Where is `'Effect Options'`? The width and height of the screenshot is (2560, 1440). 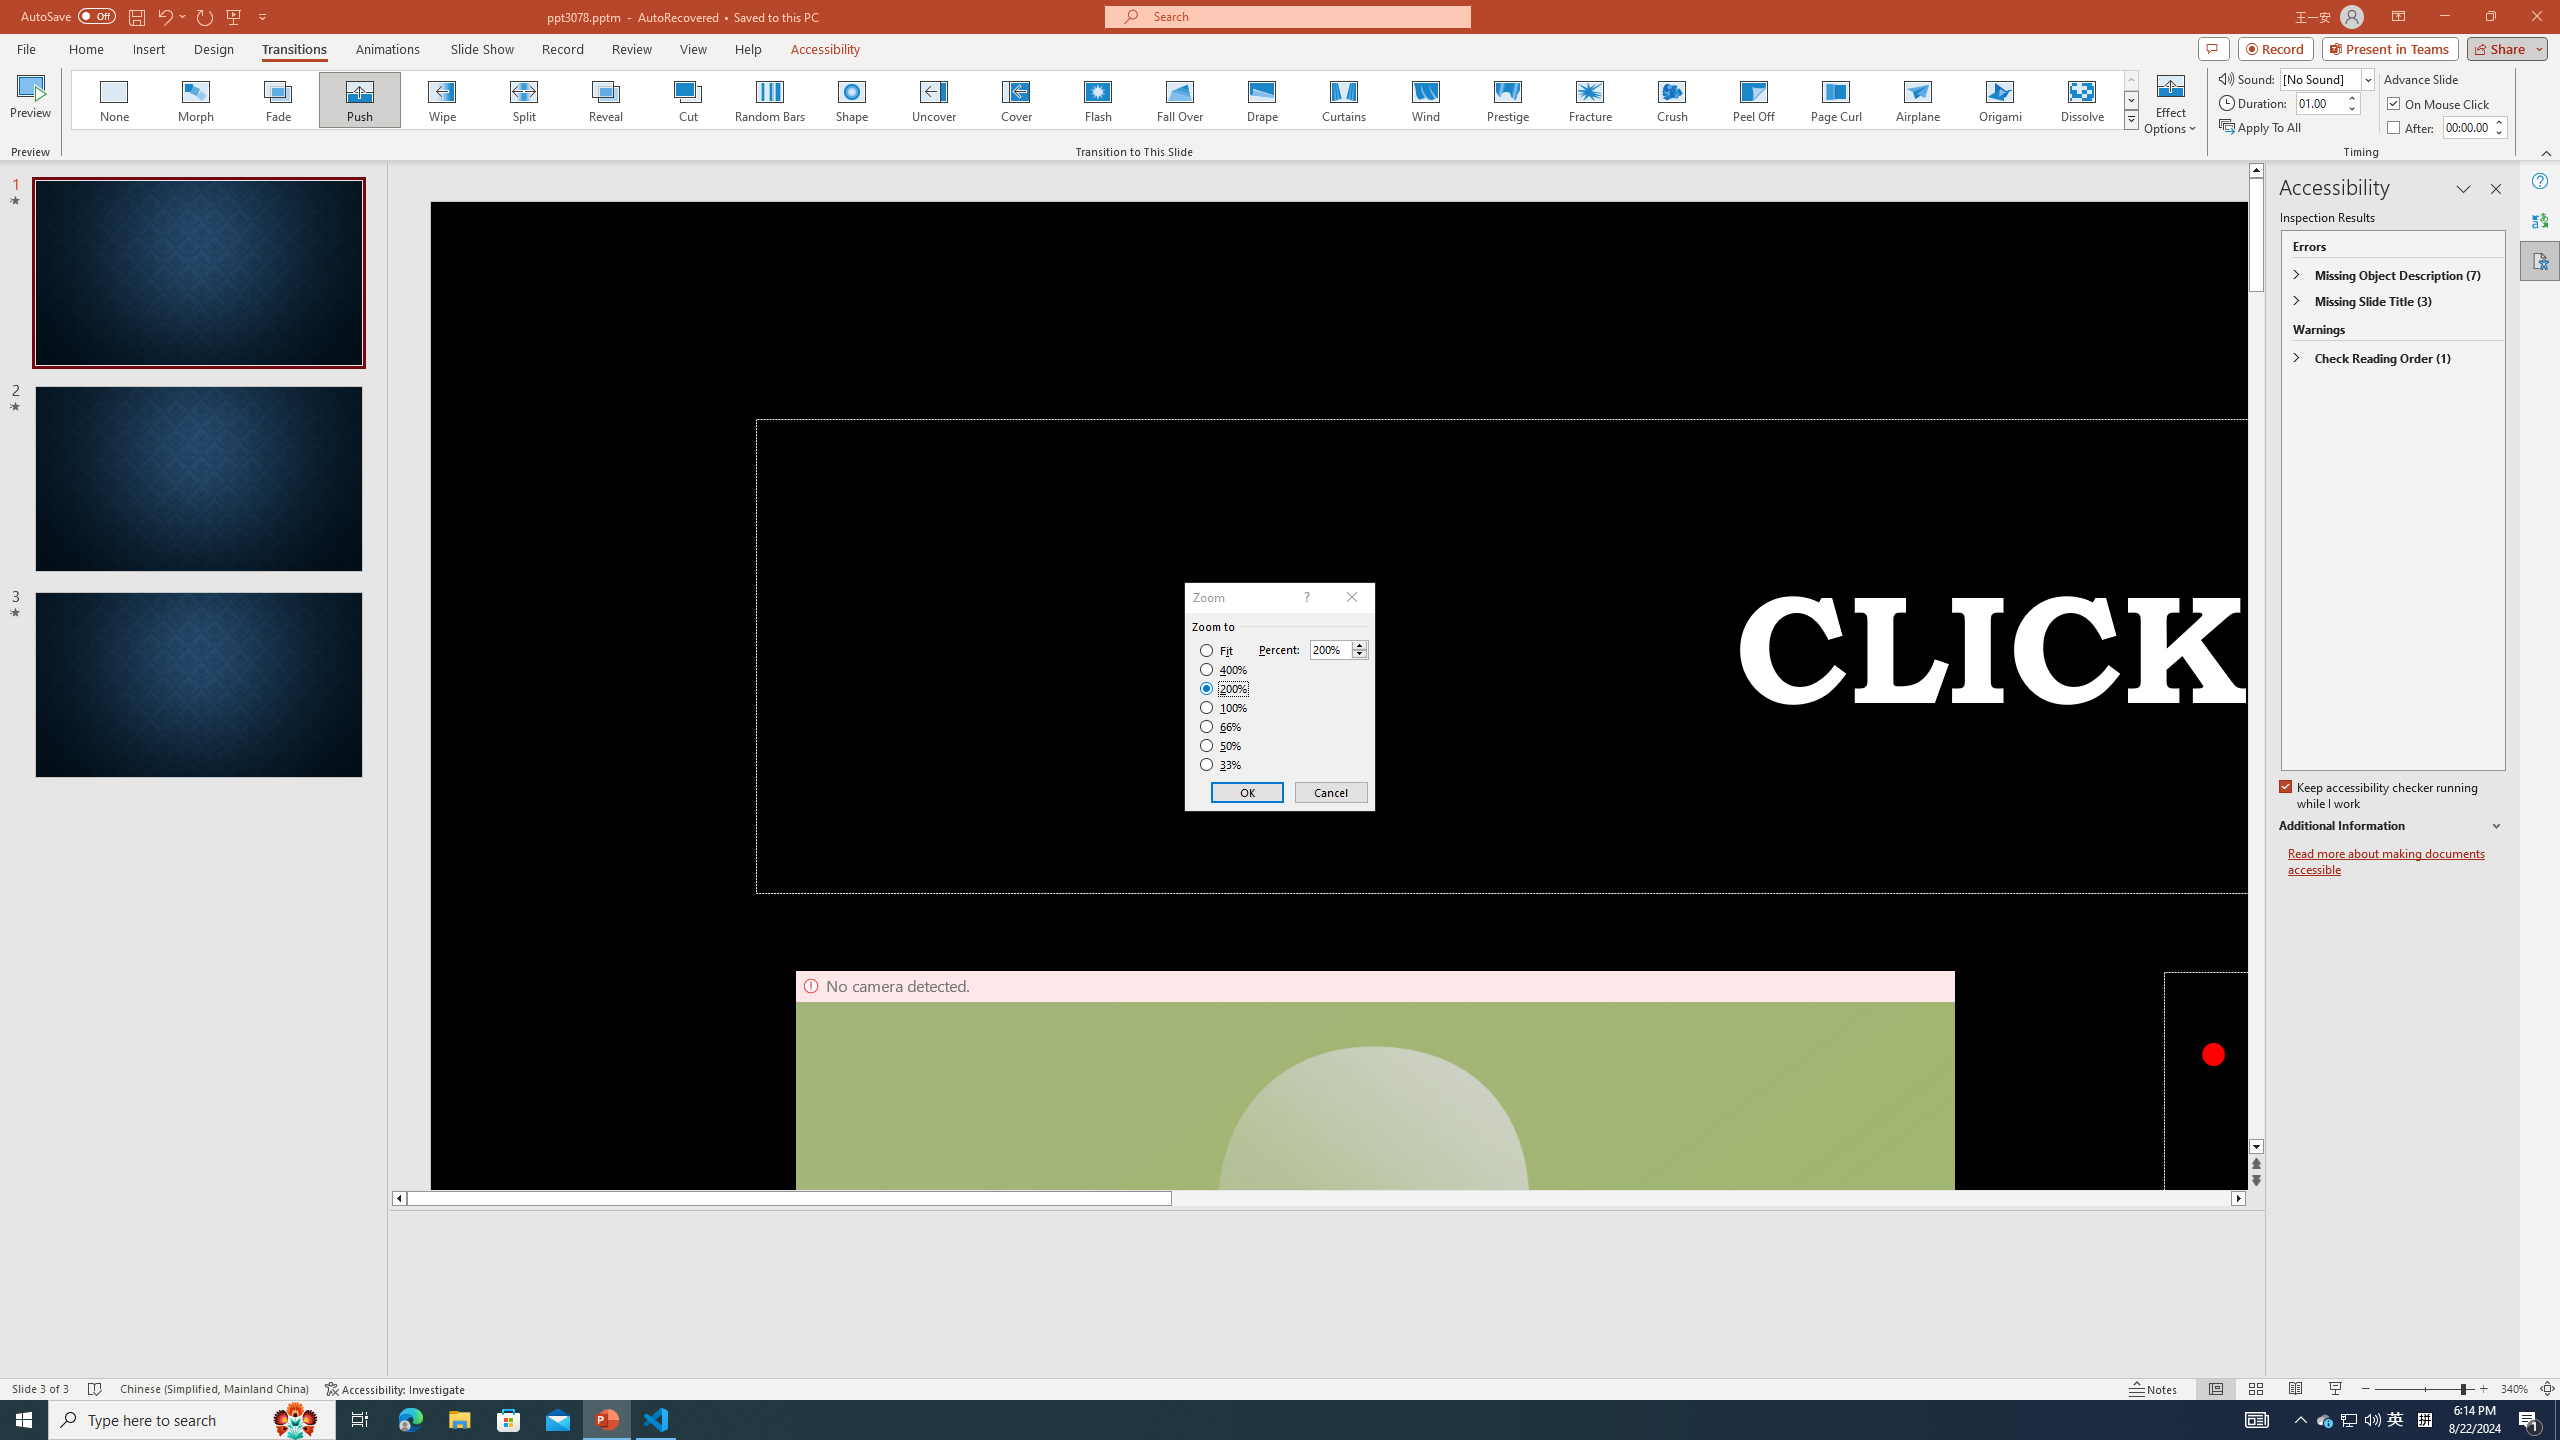
'Effect Options' is located at coordinates (2169, 103).